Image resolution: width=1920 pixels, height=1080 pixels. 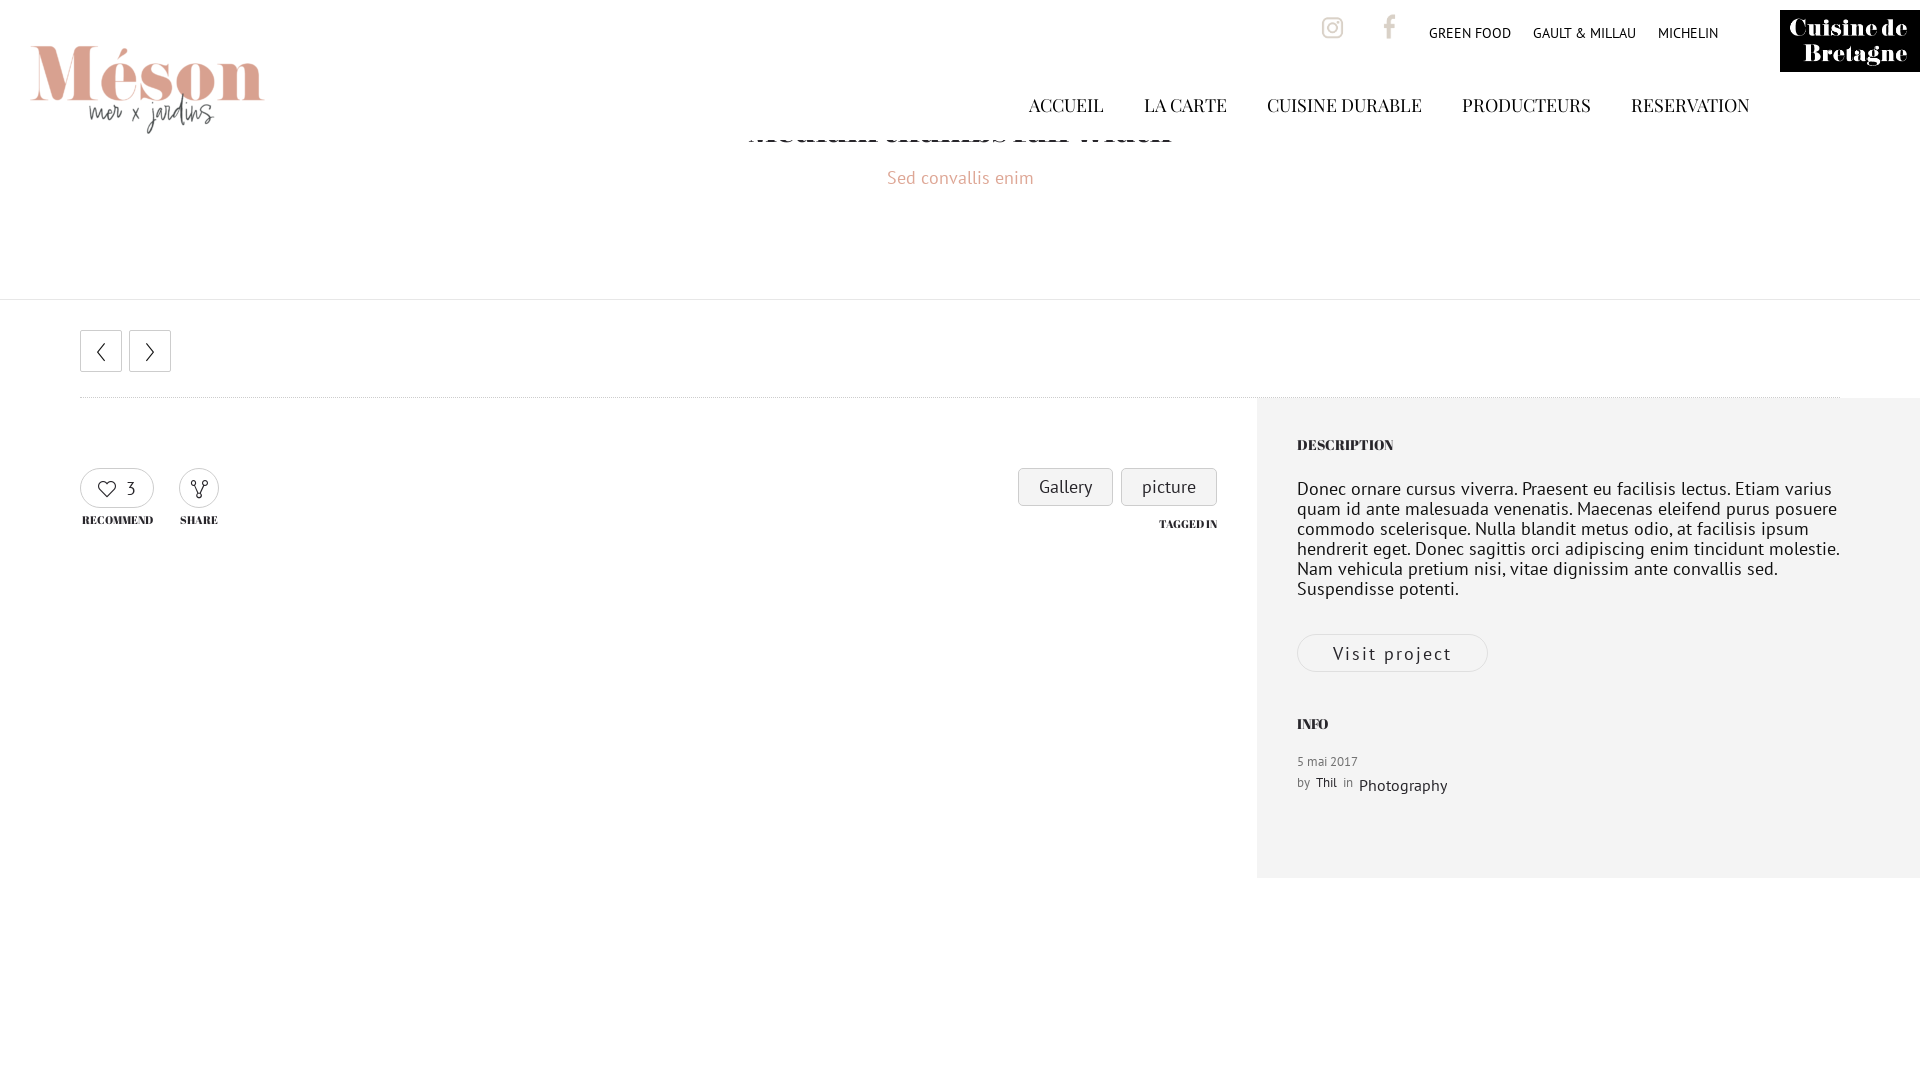 I want to click on 'PRODUCTEURS', so click(x=1525, y=135).